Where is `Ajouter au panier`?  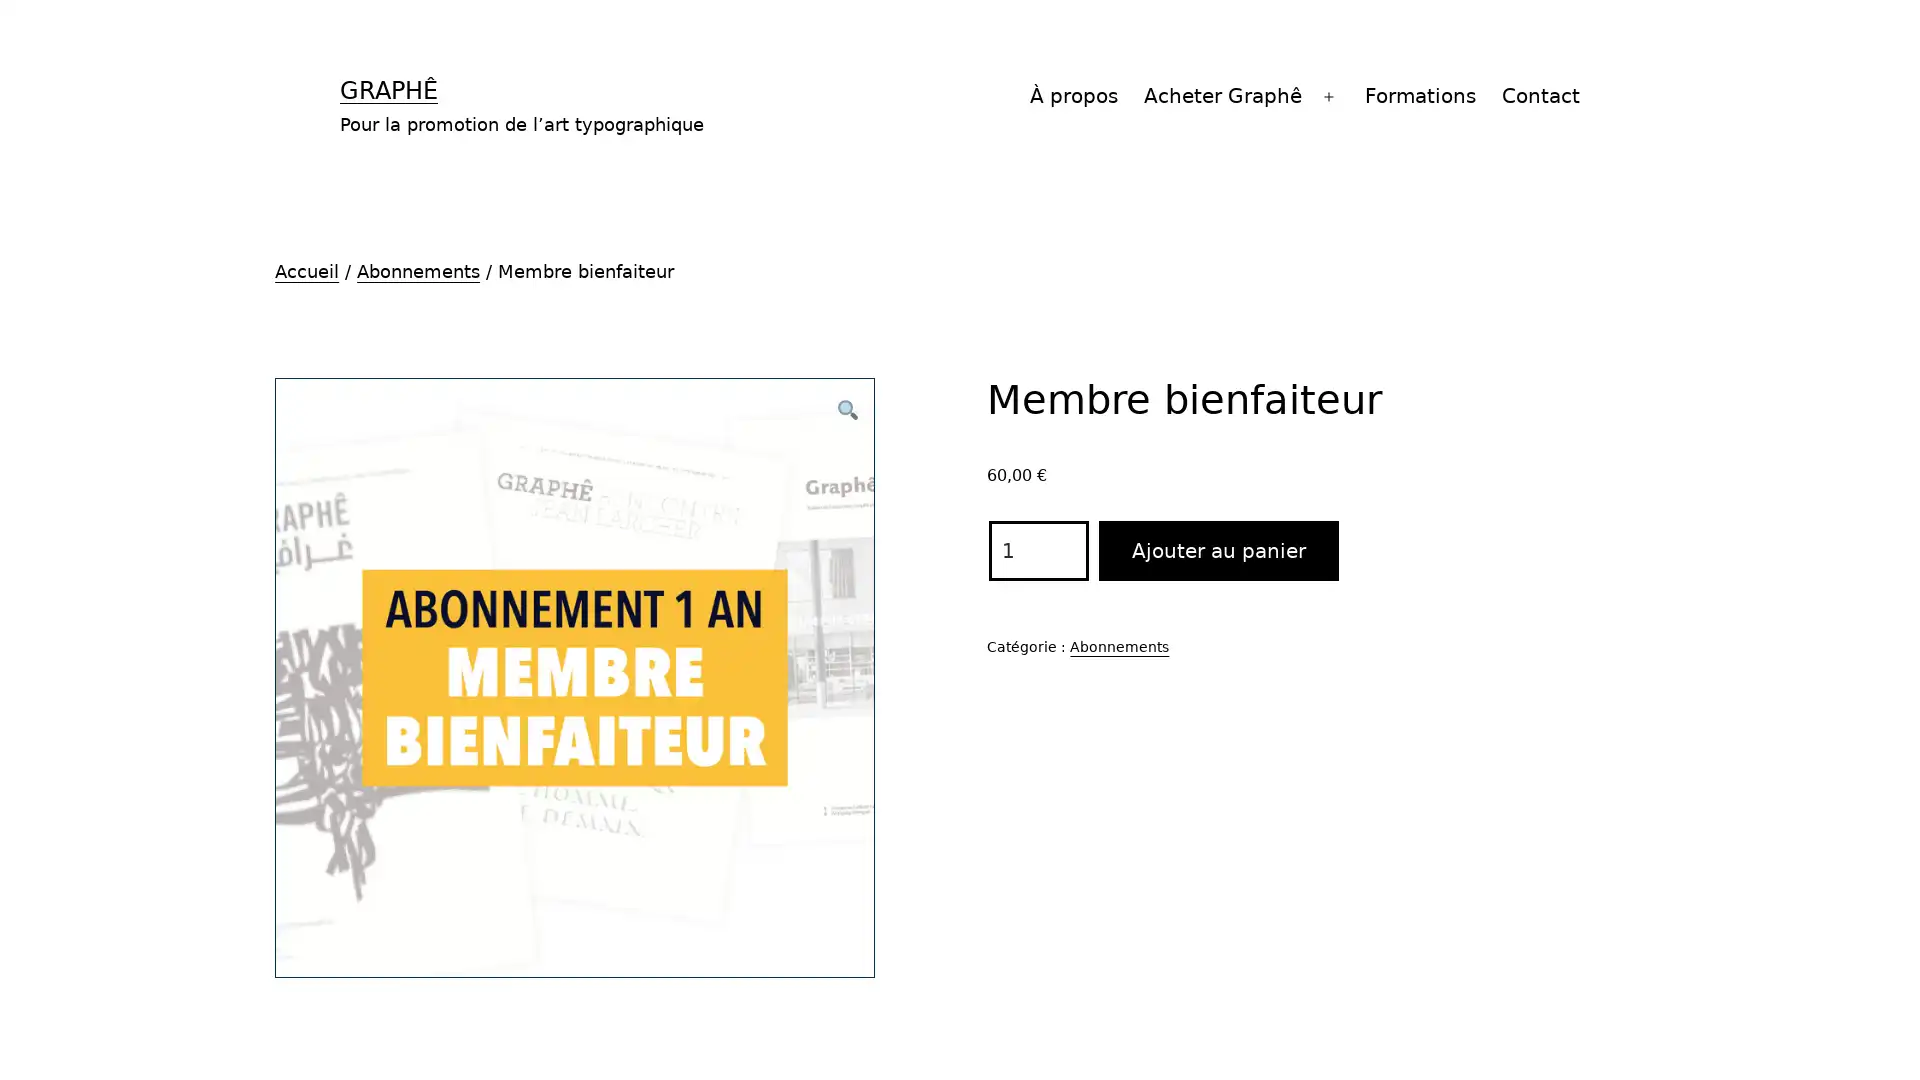 Ajouter au panier is located at coordinates (1218, 550).